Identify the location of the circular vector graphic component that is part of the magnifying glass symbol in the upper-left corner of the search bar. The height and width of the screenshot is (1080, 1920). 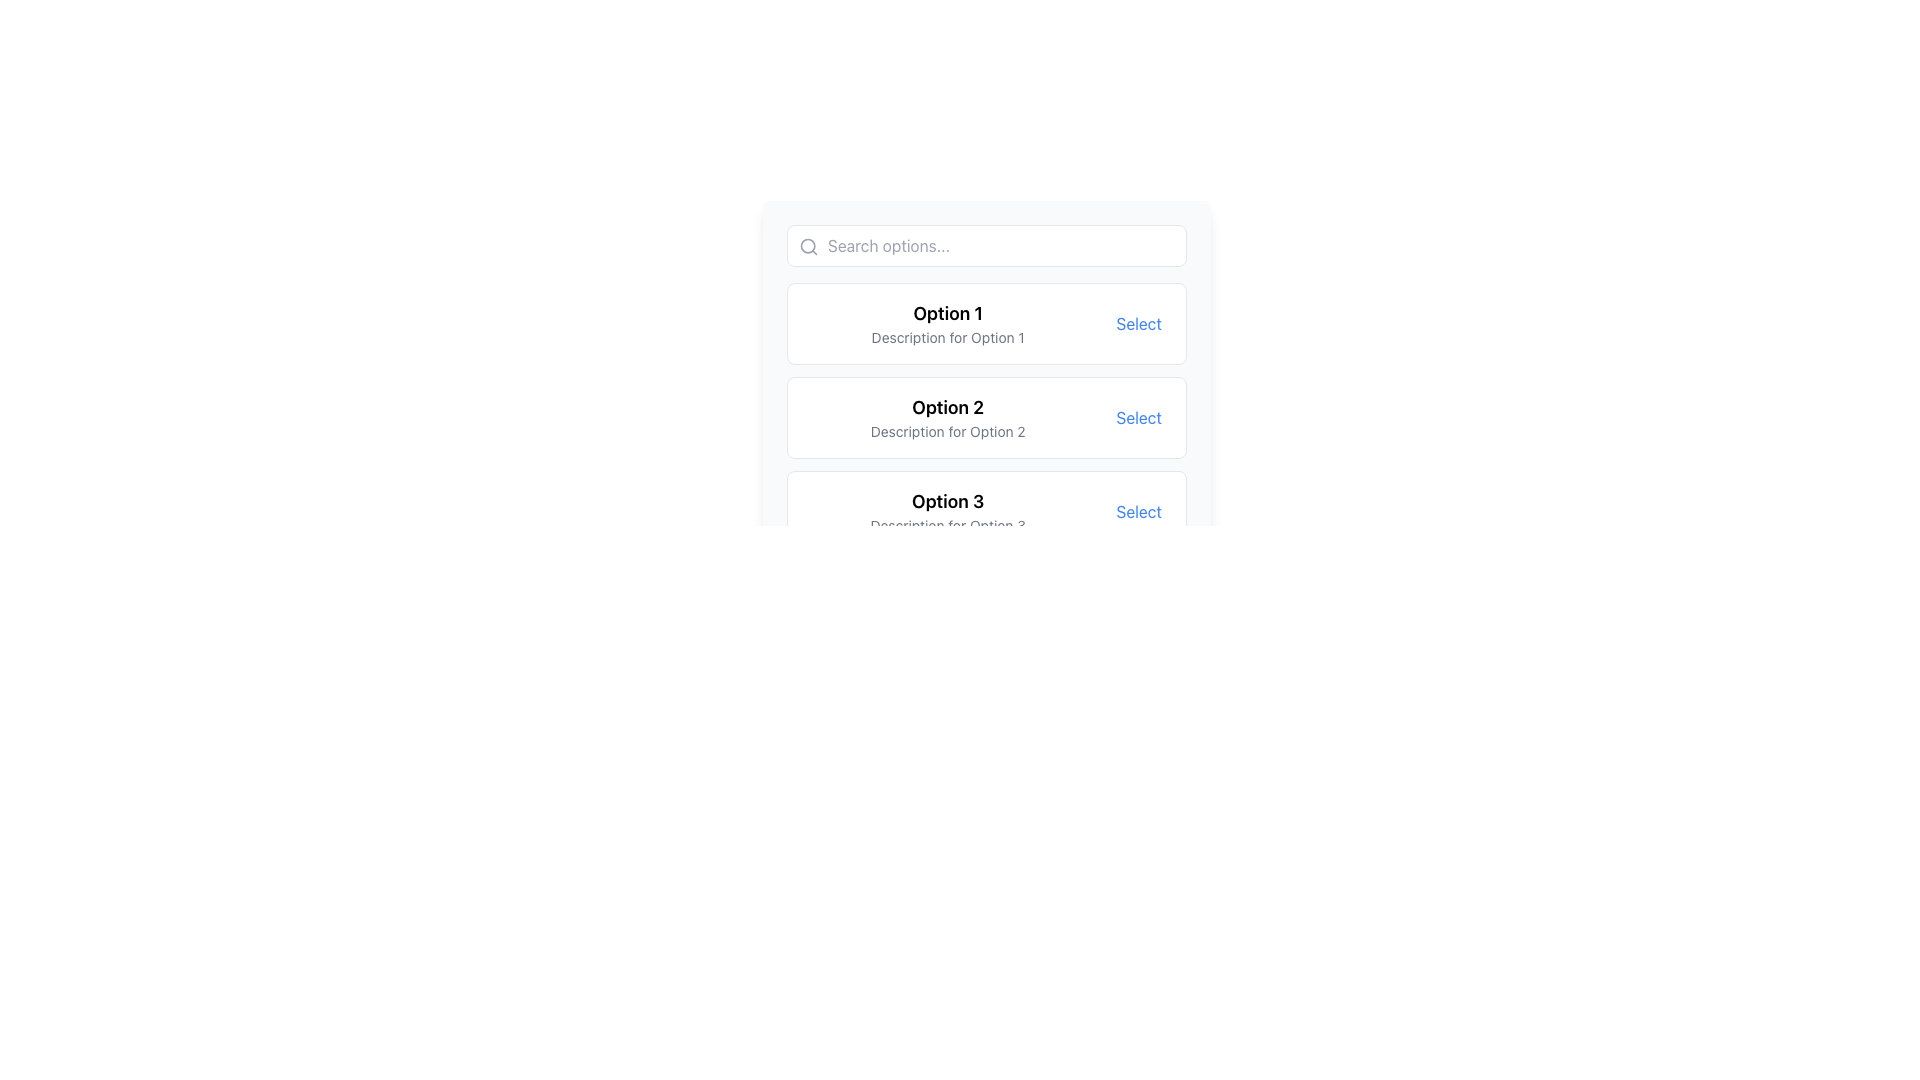
(808, 245).